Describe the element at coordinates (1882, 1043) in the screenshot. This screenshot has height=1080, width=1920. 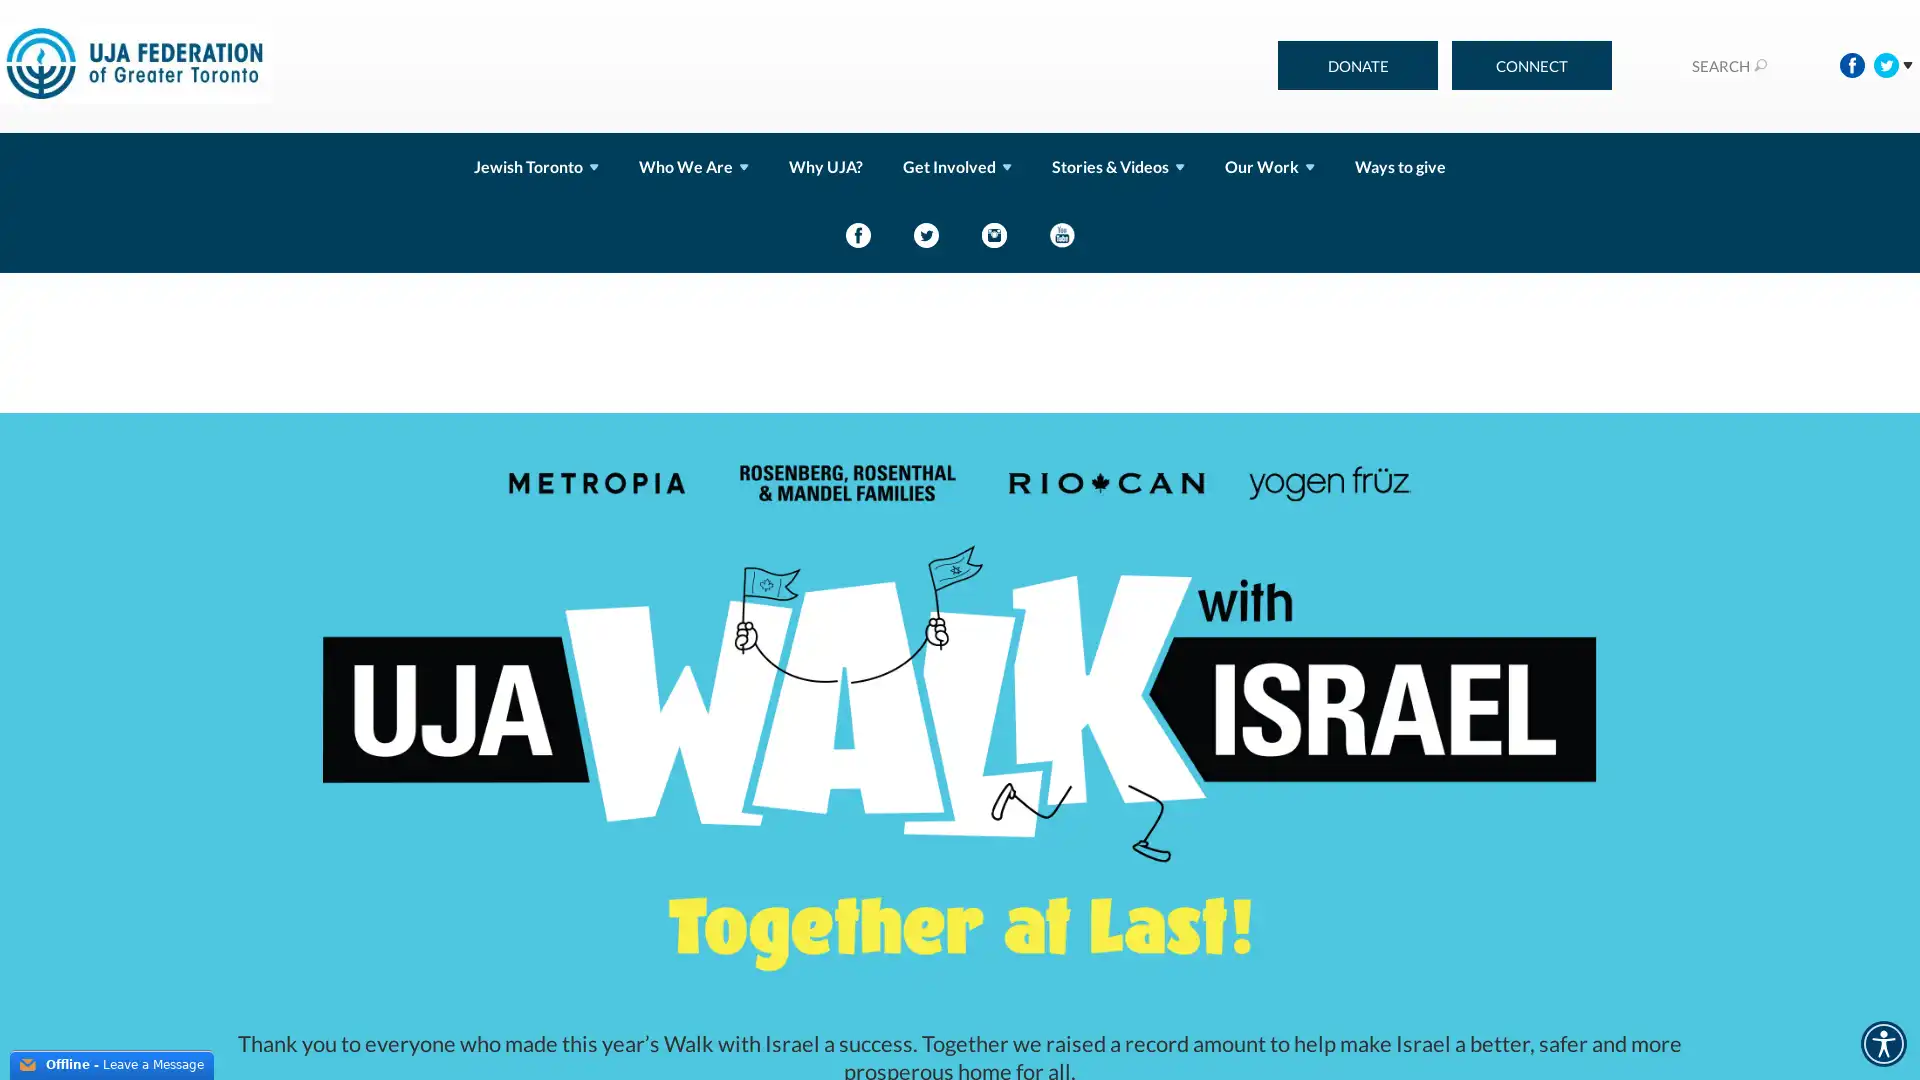
I see `Accessibility Menu` at that location.